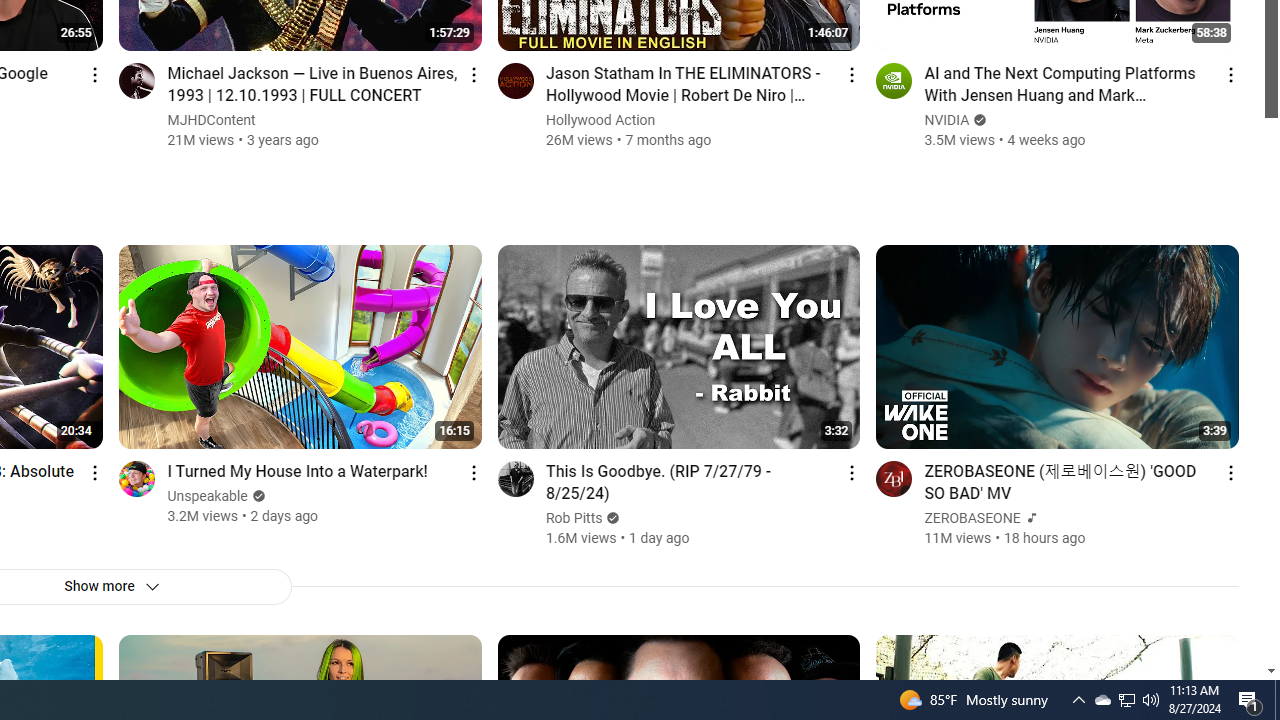  I want to click on 'NVIDIA', so click(946, 120).